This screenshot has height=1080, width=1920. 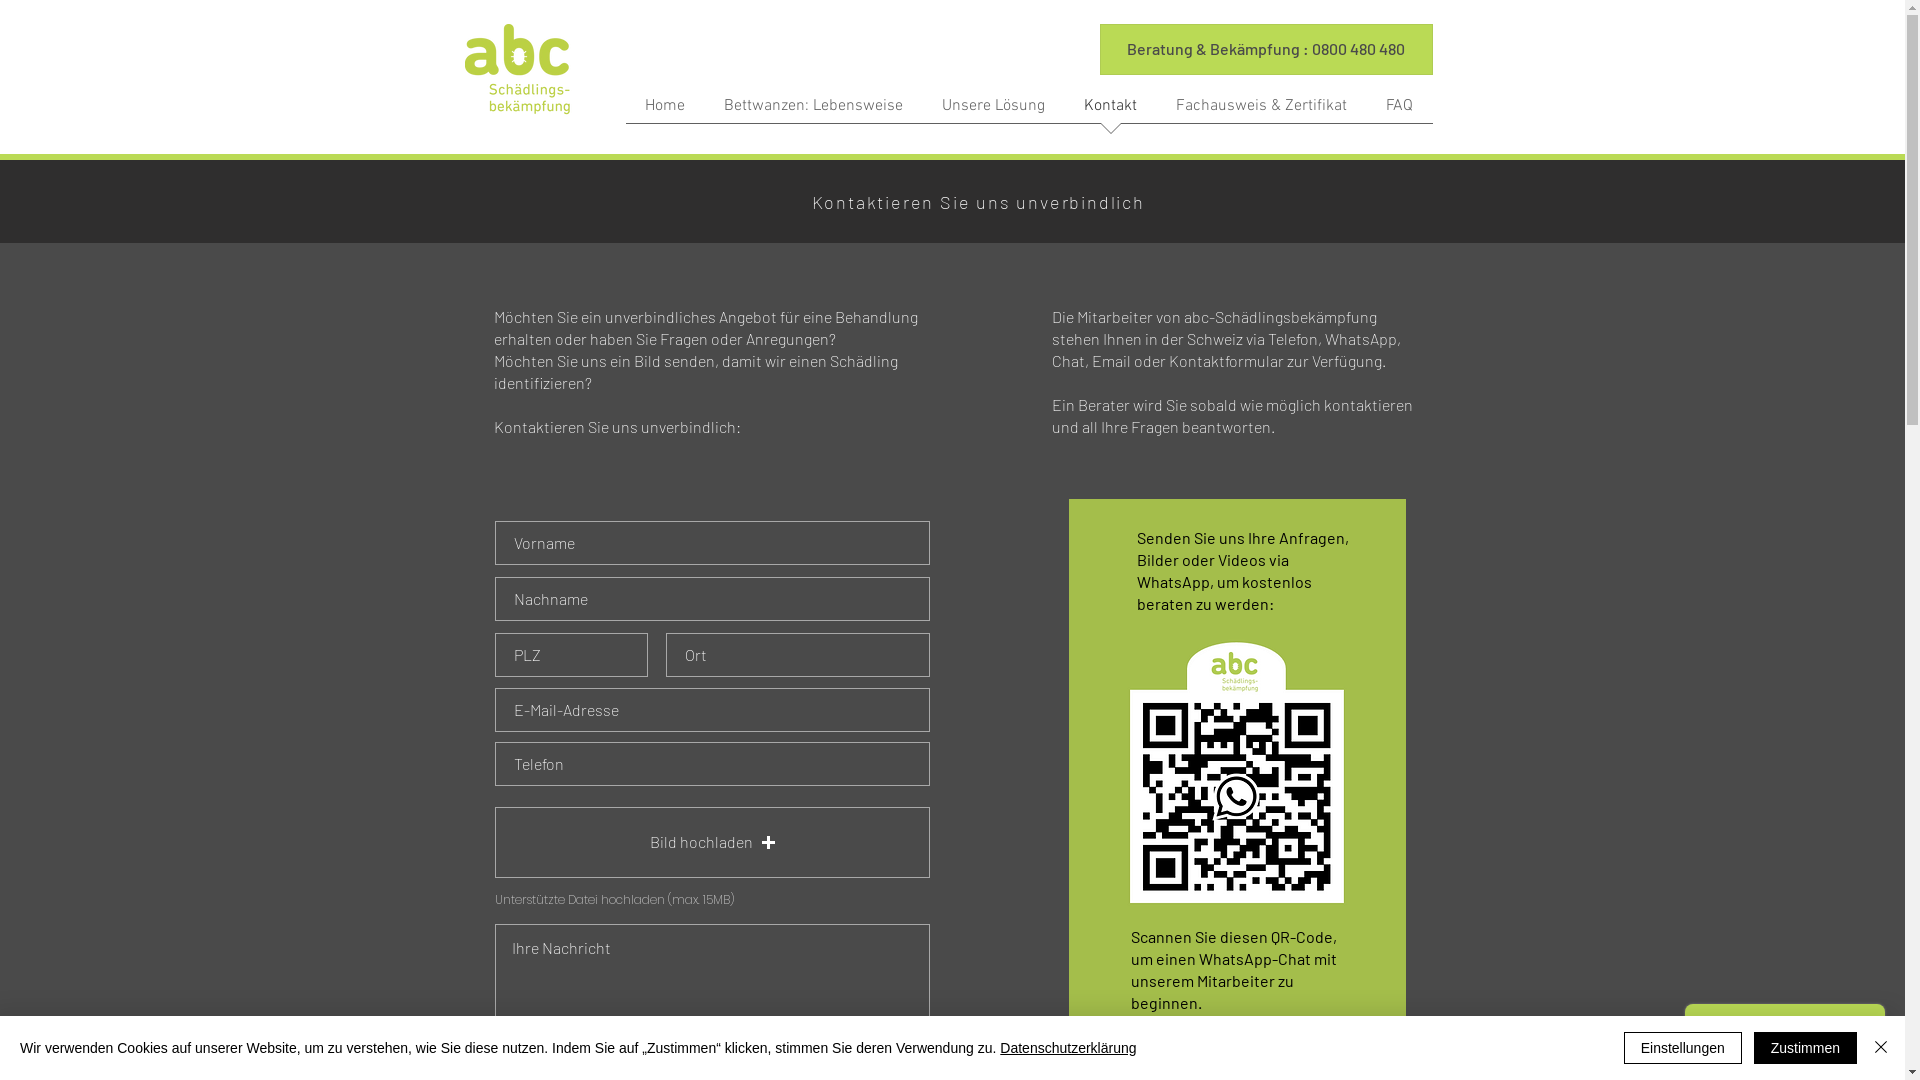 What do you see at coordinates (1682, 1047) in the screenshot?
I see `'Einstellungen'` at bounding box center [1682, 1047].